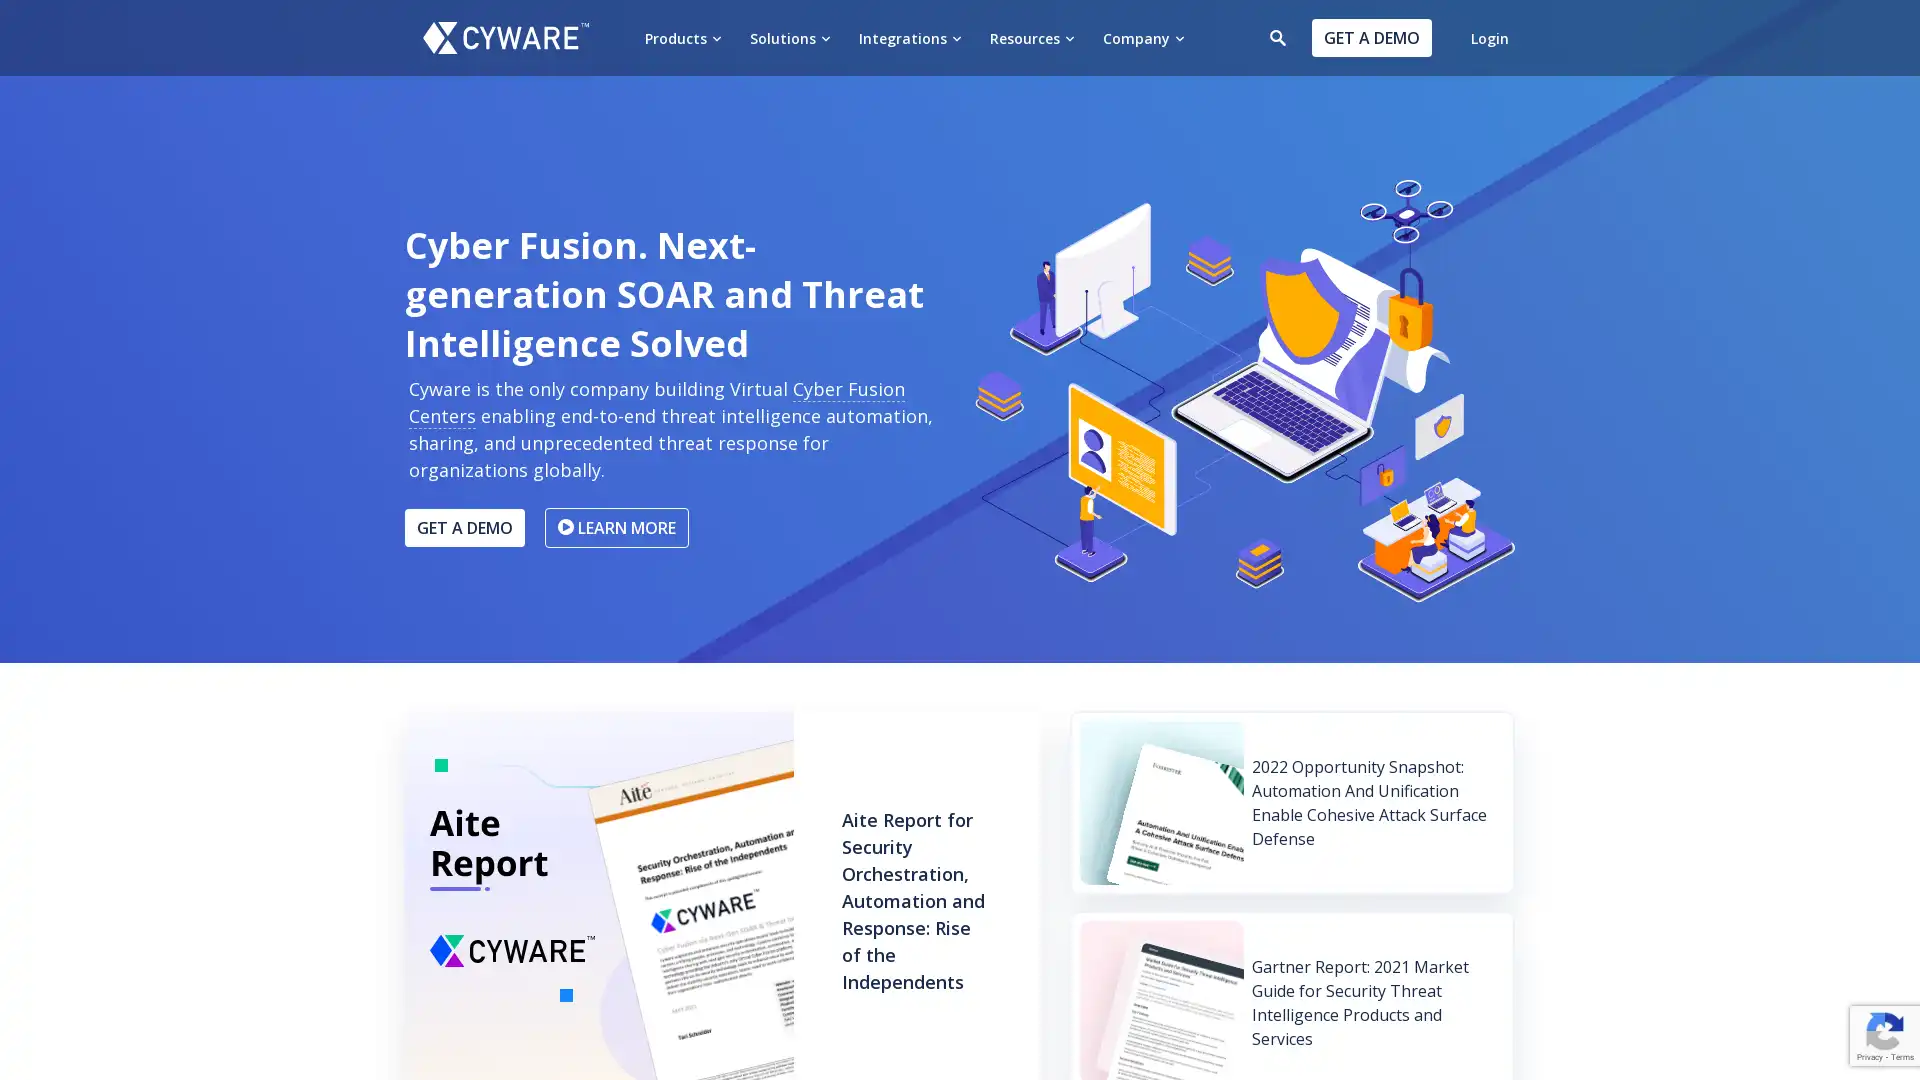 This screenshot has height=1080, width=1920. What do you see at coordinates (683, 37) in the screenshot?
I see `Products` at bounding box center [683, 37].